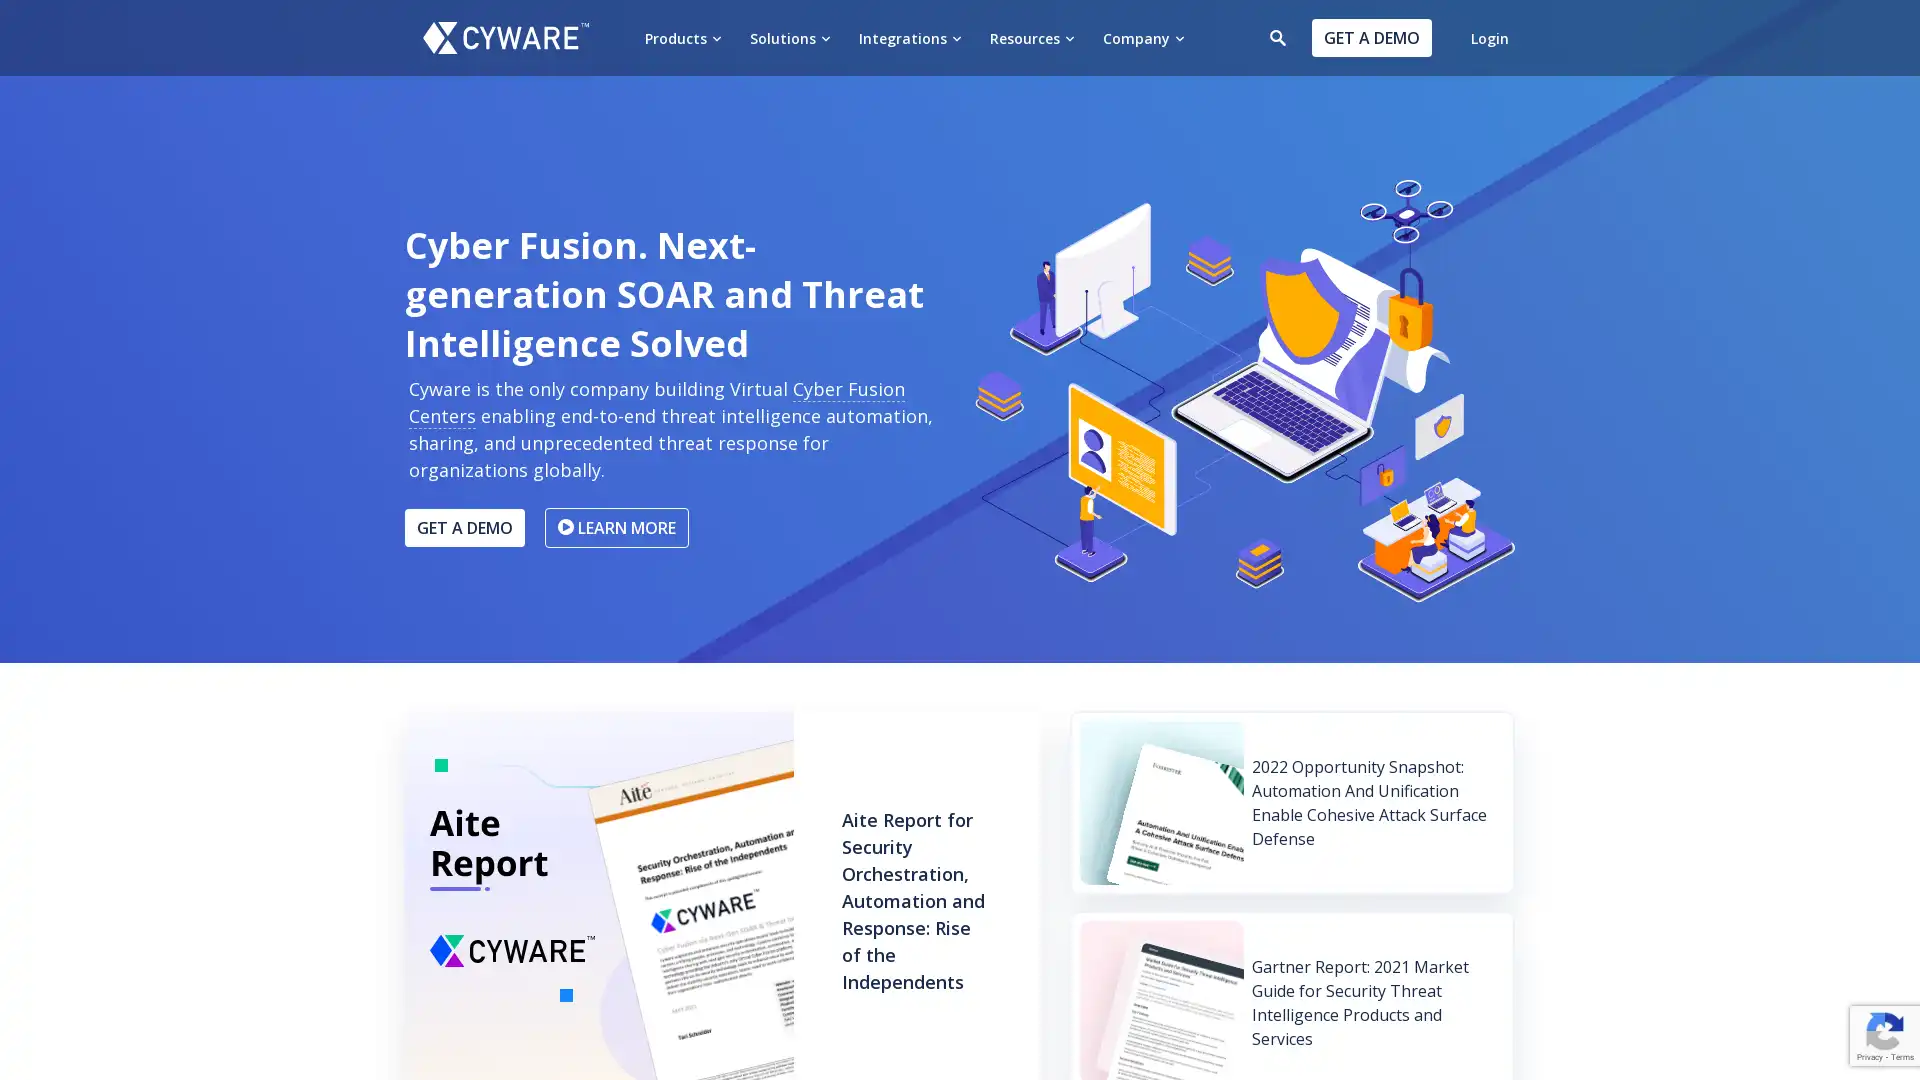 This screenshot has height=1080, width=1920. What do you see at coordinates (683, 37) in the screenshot?
I see `Products` at bounding box center [683, 37].